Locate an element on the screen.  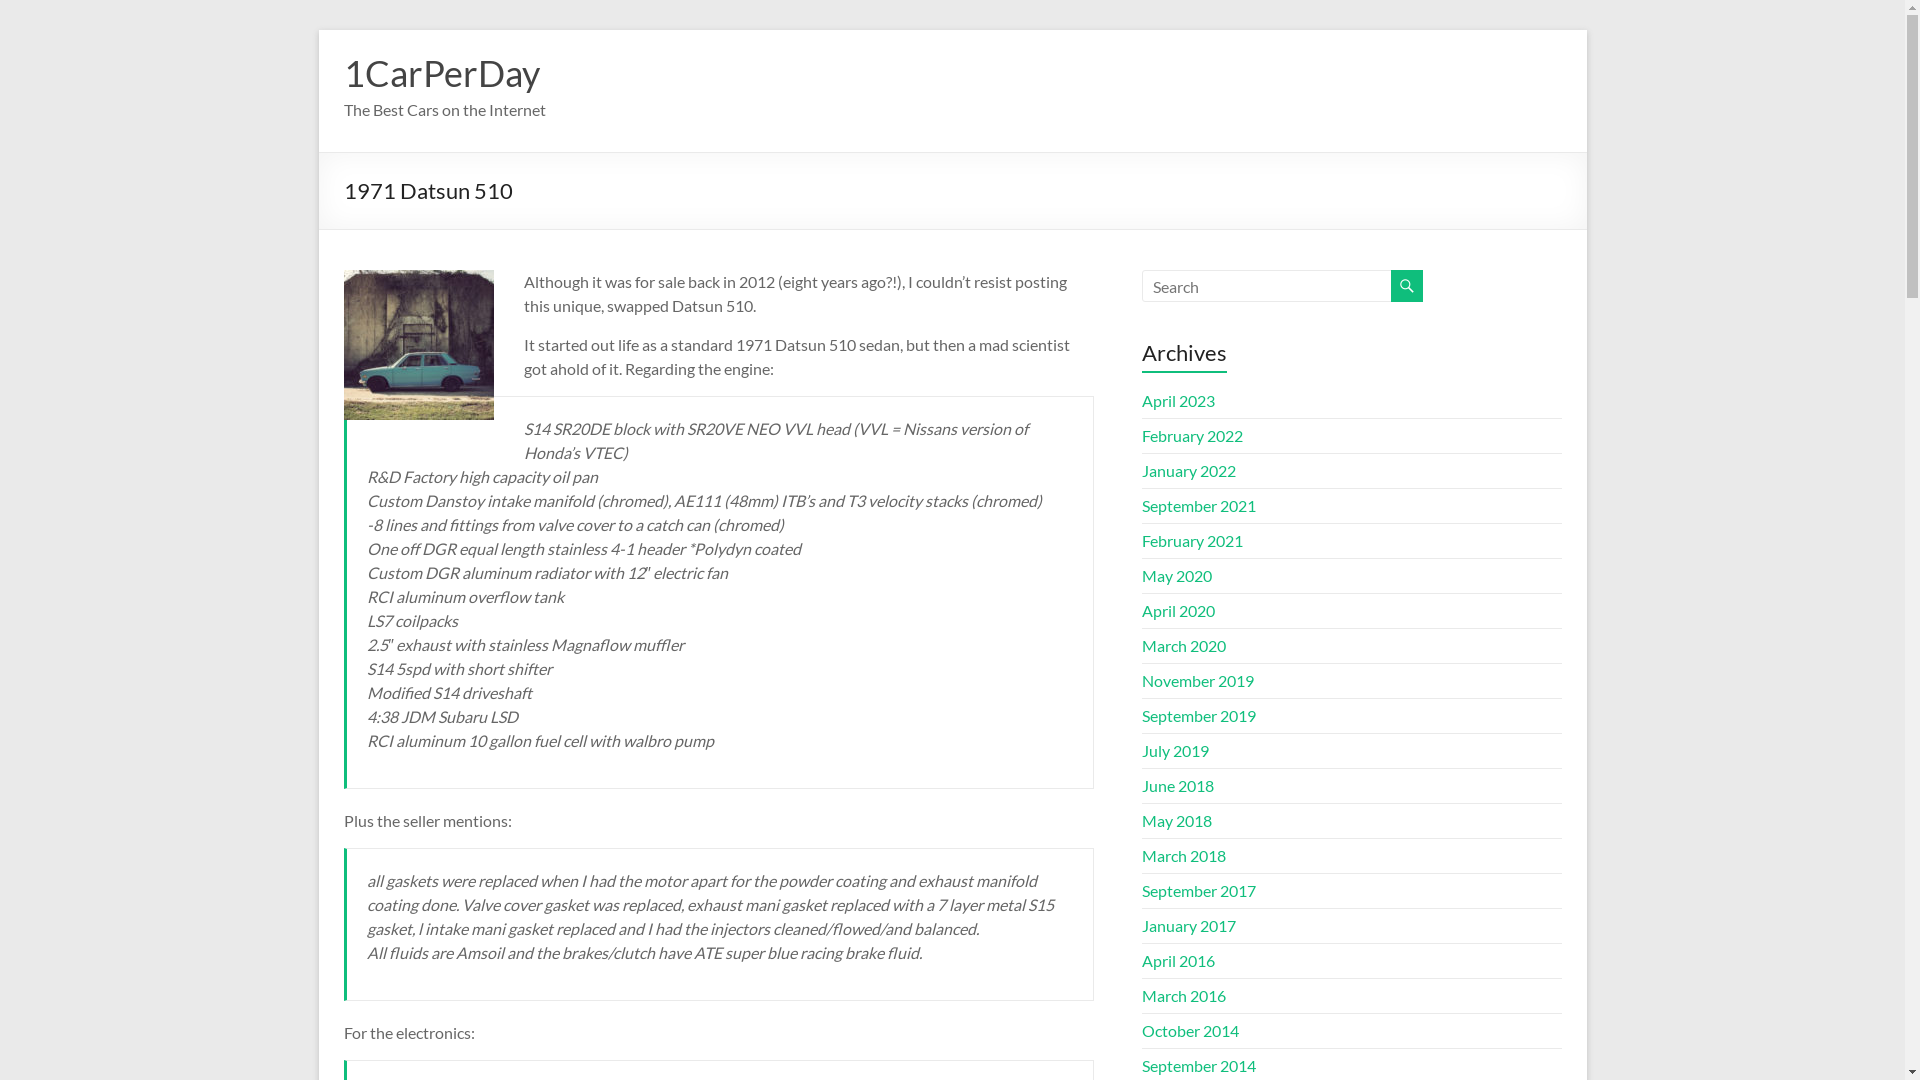
'February 2021' is located at coordinates (1192, 540).